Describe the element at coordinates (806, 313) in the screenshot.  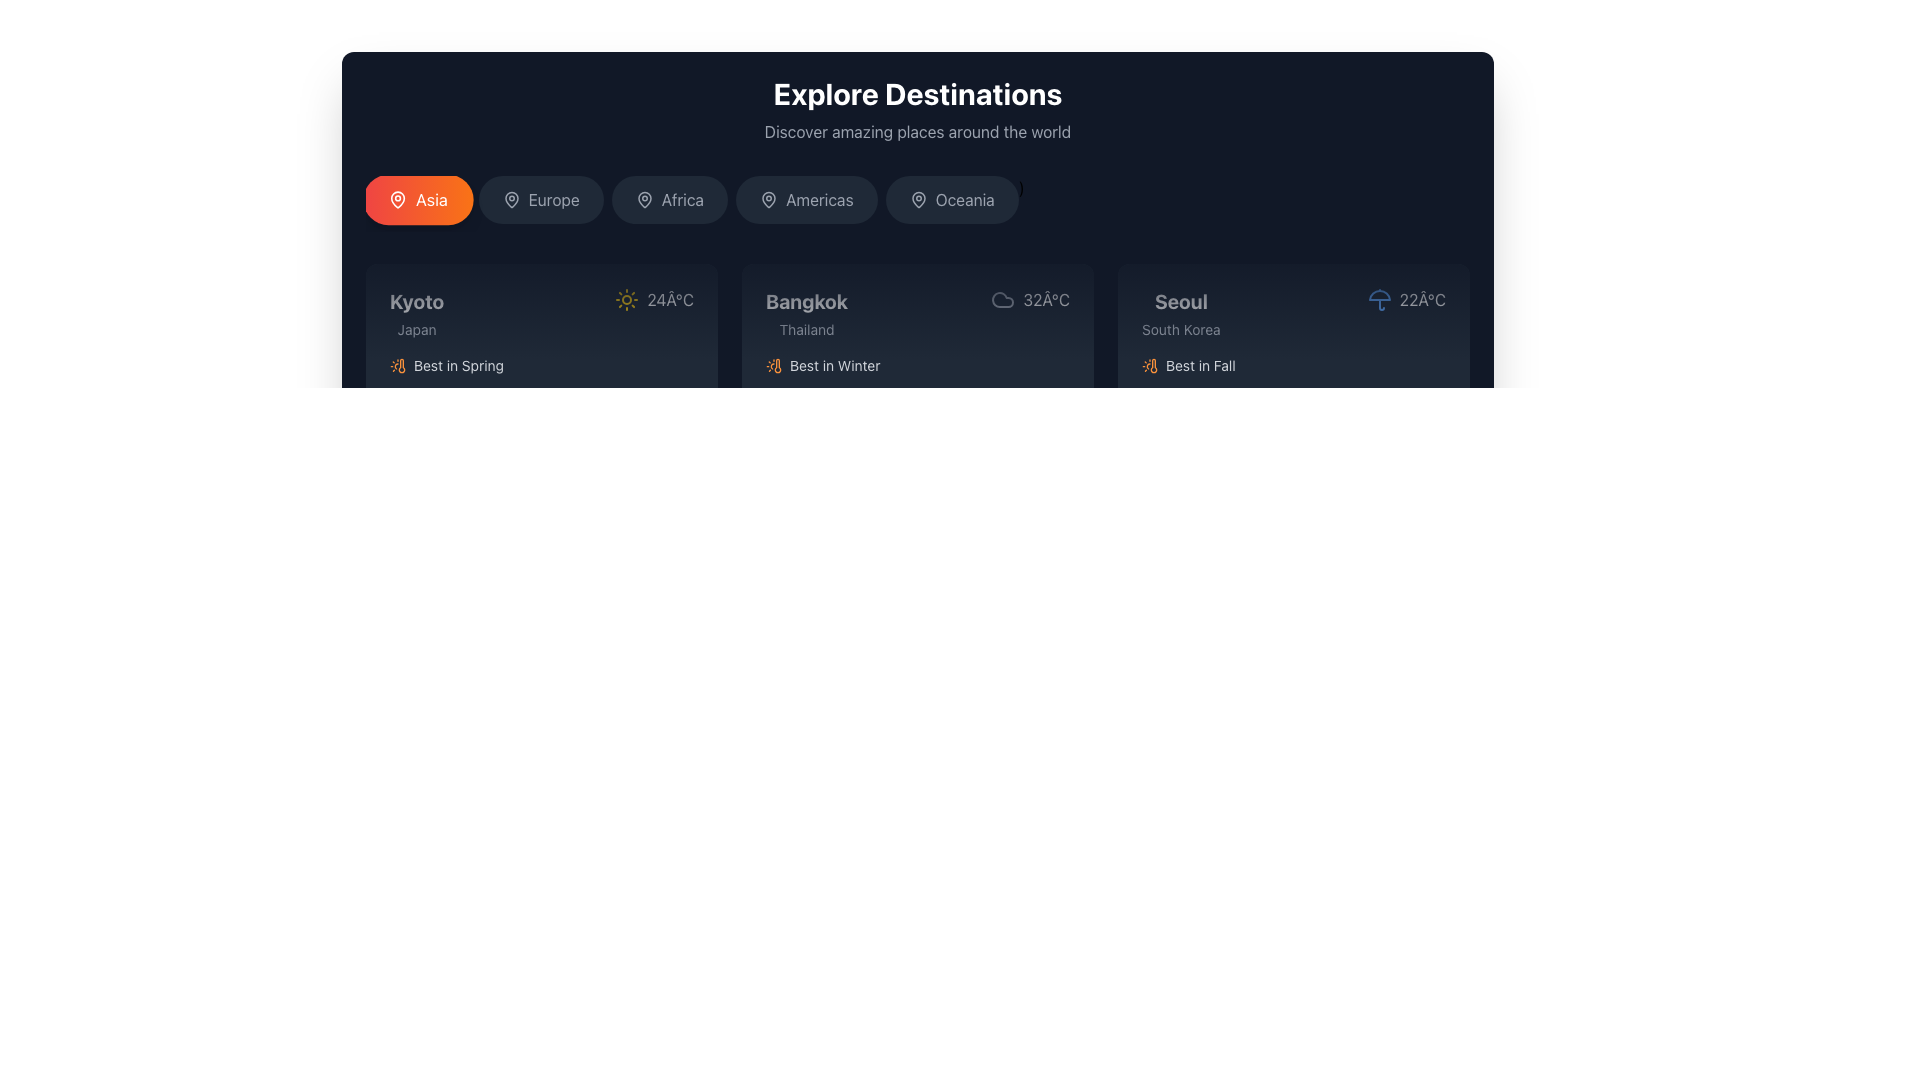
I see `the text label displaying 'Bangkok' in bold white font, which is centrally aligned above 'Thailand' in smaller gray font, located in the second column of the destination information grid` at that location.